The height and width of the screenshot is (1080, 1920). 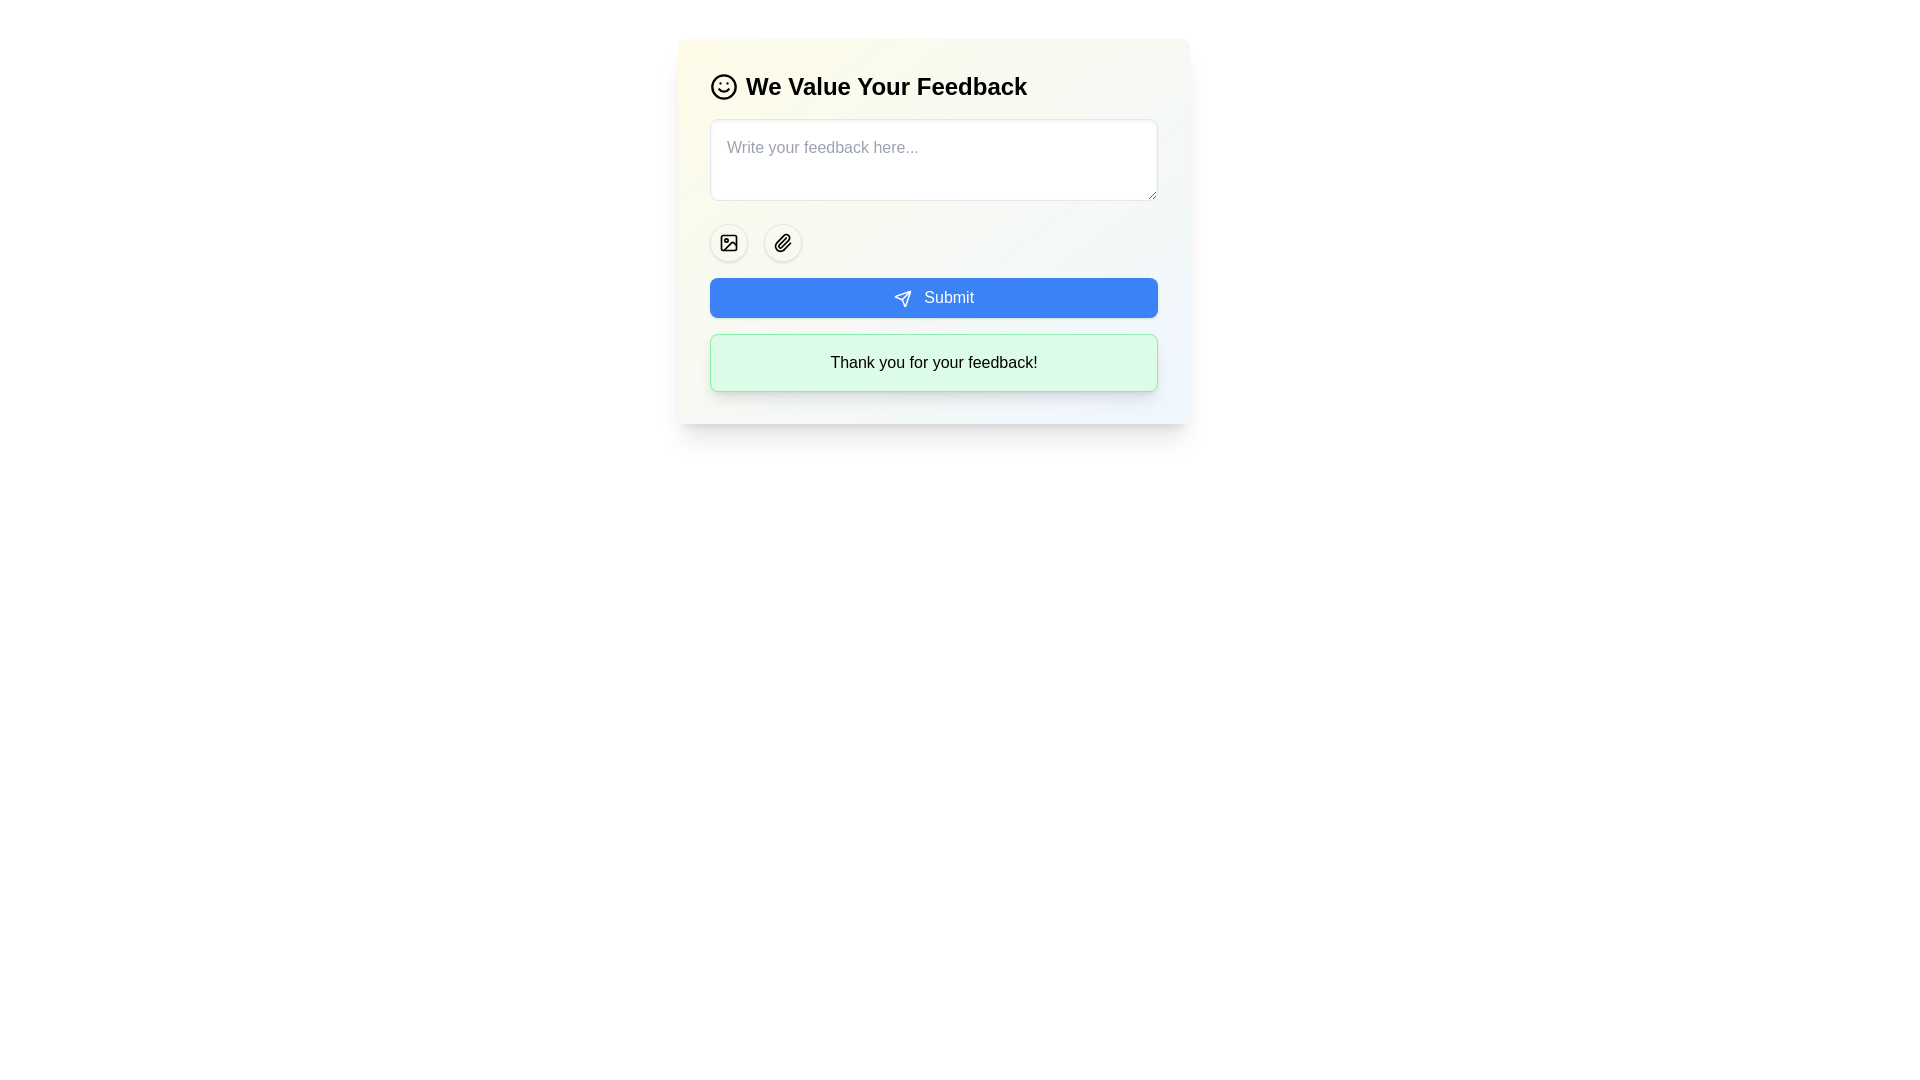 What do you see at coordinates (723, 86) in the screenshot?
I see `the circular SVG icon representing the main structure of the smiley face located at the top-left corner of the feedback form interface, adjacent to the text 'We Value Your Feedback'` at bounding box center [723, 86].